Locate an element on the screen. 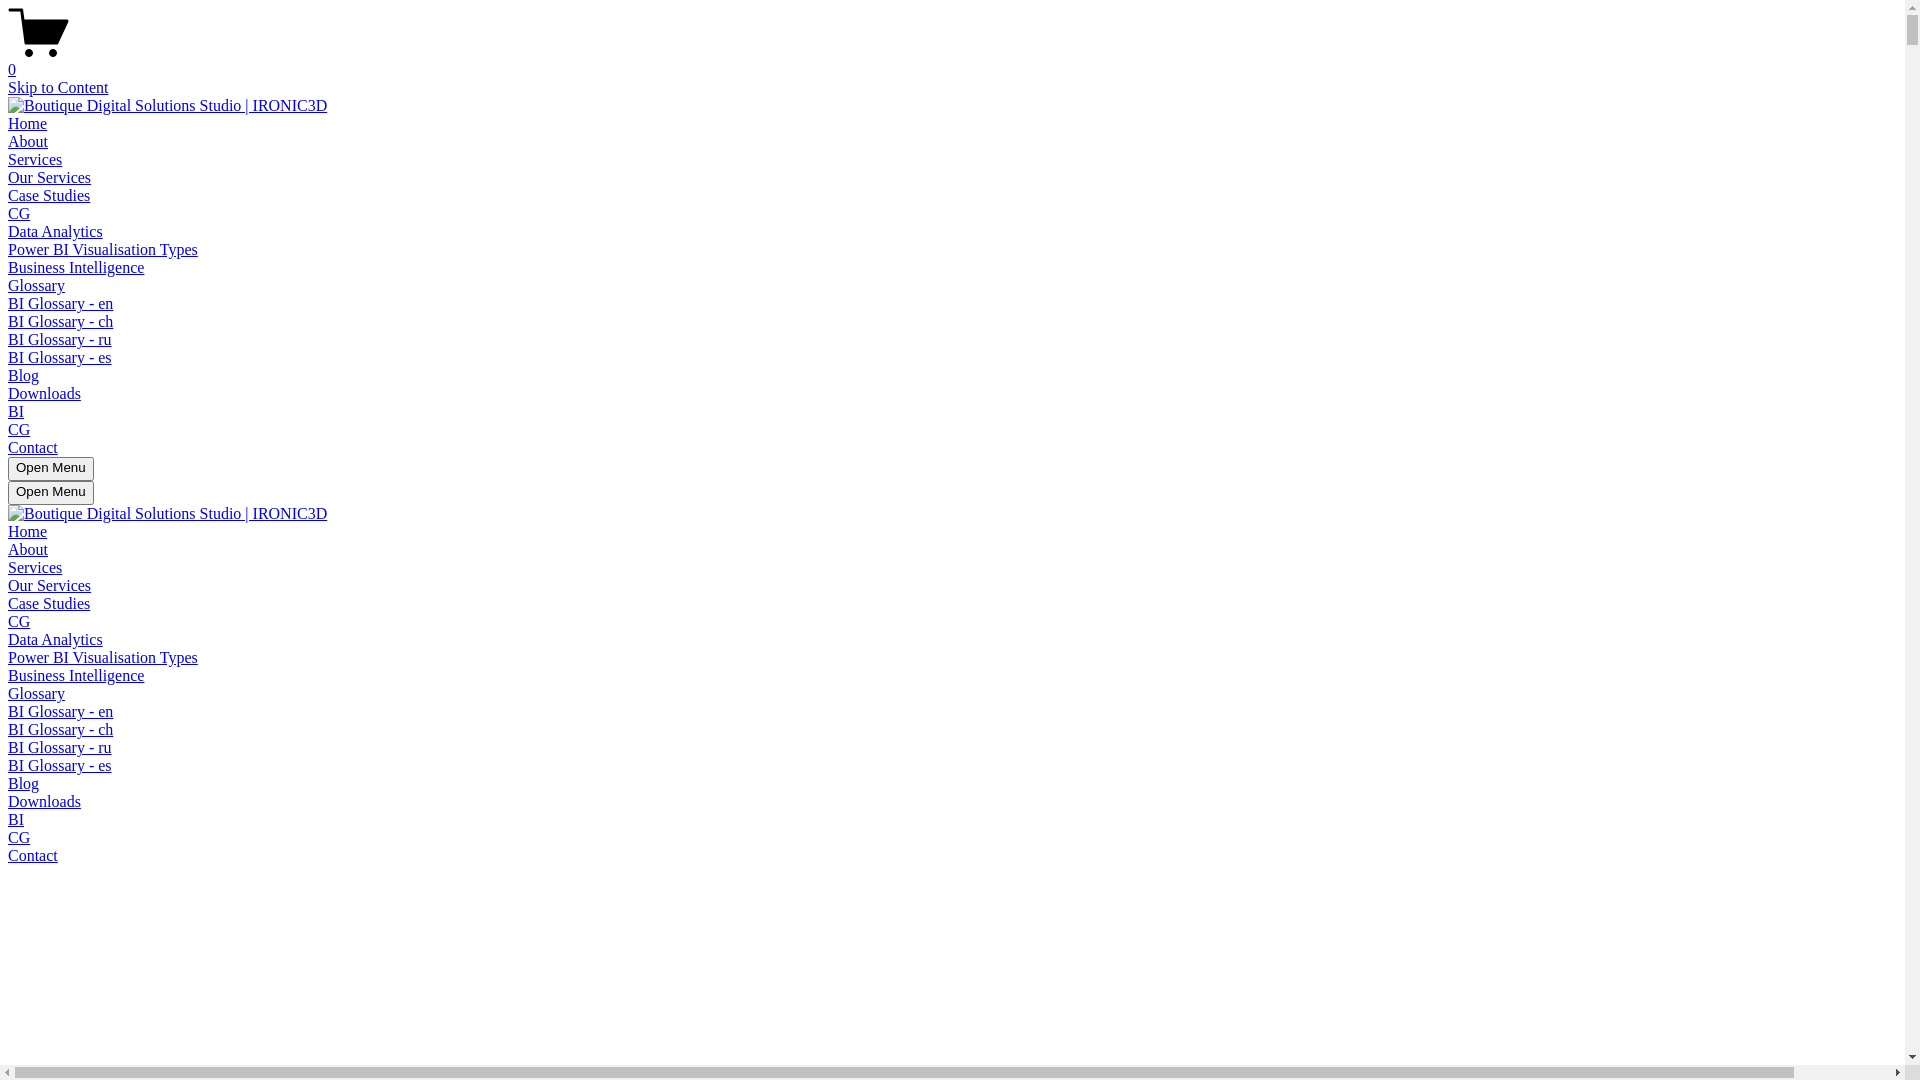 This screenshot has width=1920, height=1080. 'Open Menu' is located at coordinates (51, 493).